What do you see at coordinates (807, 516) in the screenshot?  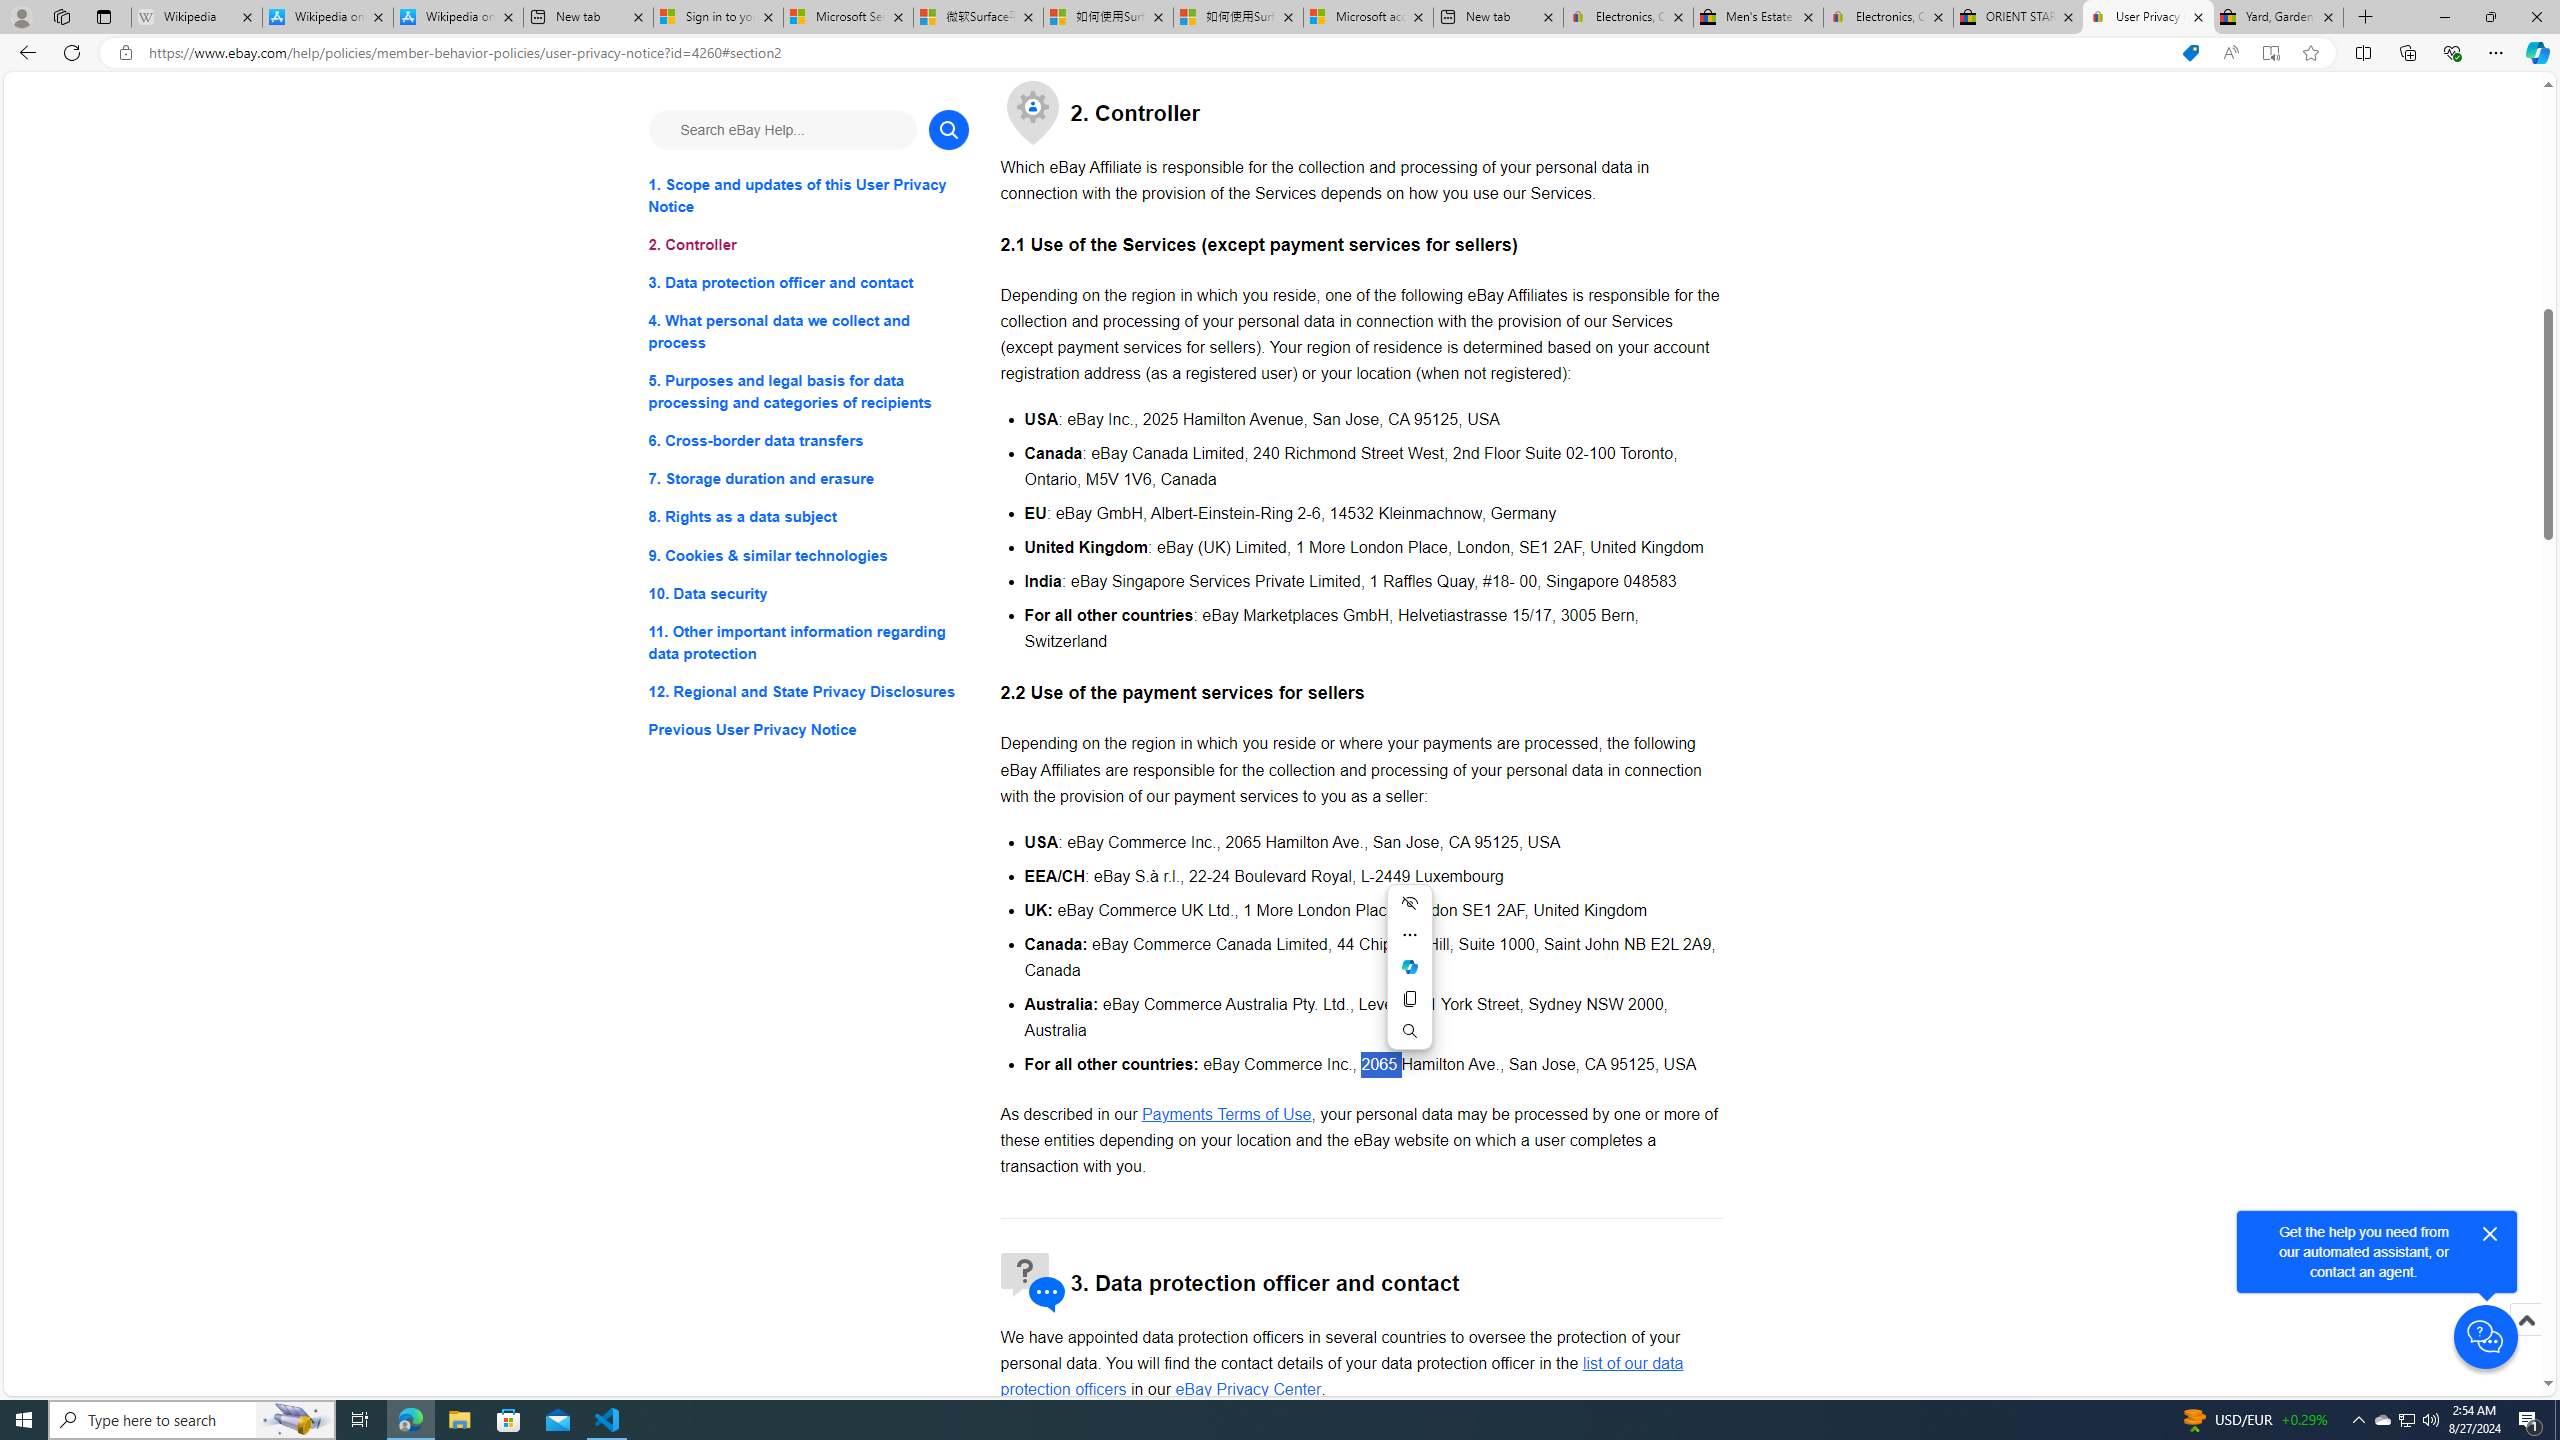 I see `'8. Rights as a data subject'` at bounding box center [807, 516].